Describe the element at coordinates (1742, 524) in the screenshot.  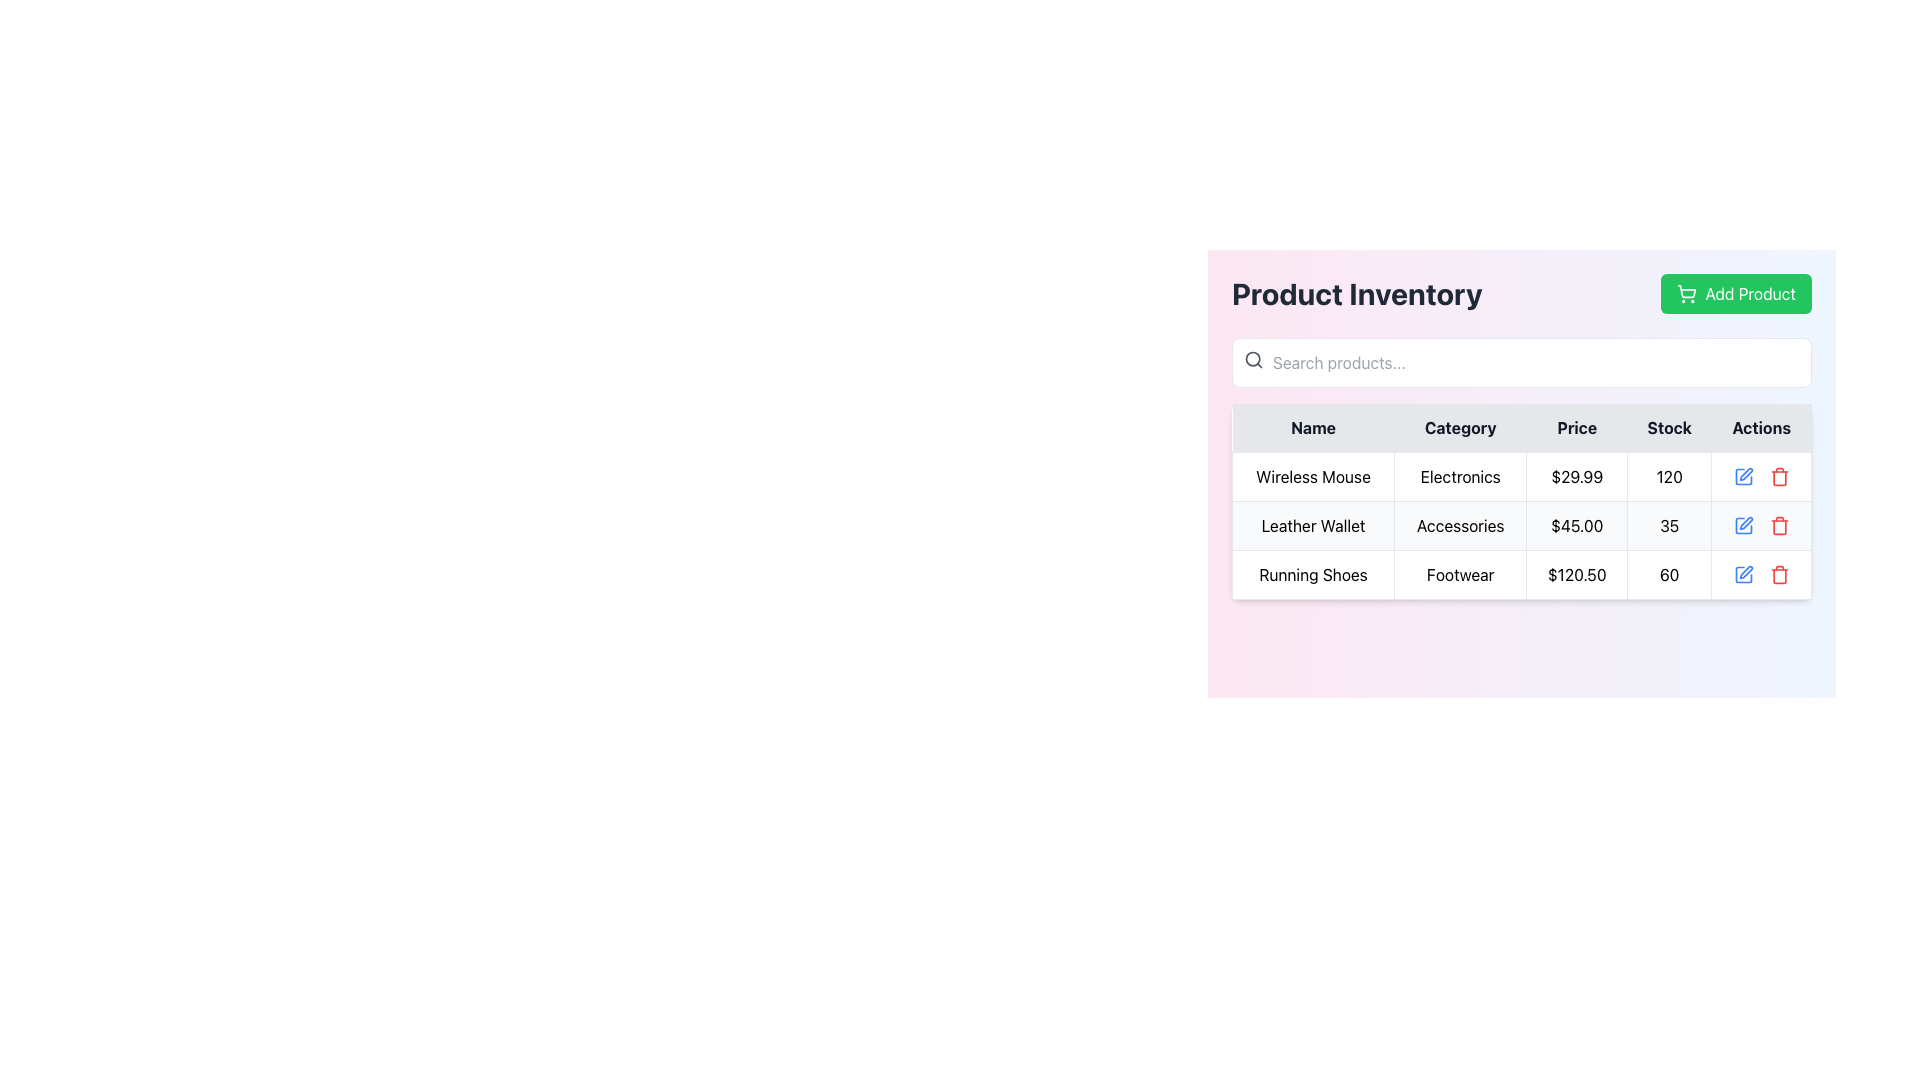
I see `the blue pen icon button used for editing actions in the 'Actions' column of the inventory table, specifically for the 'Leather Wallet' entry` at that location.